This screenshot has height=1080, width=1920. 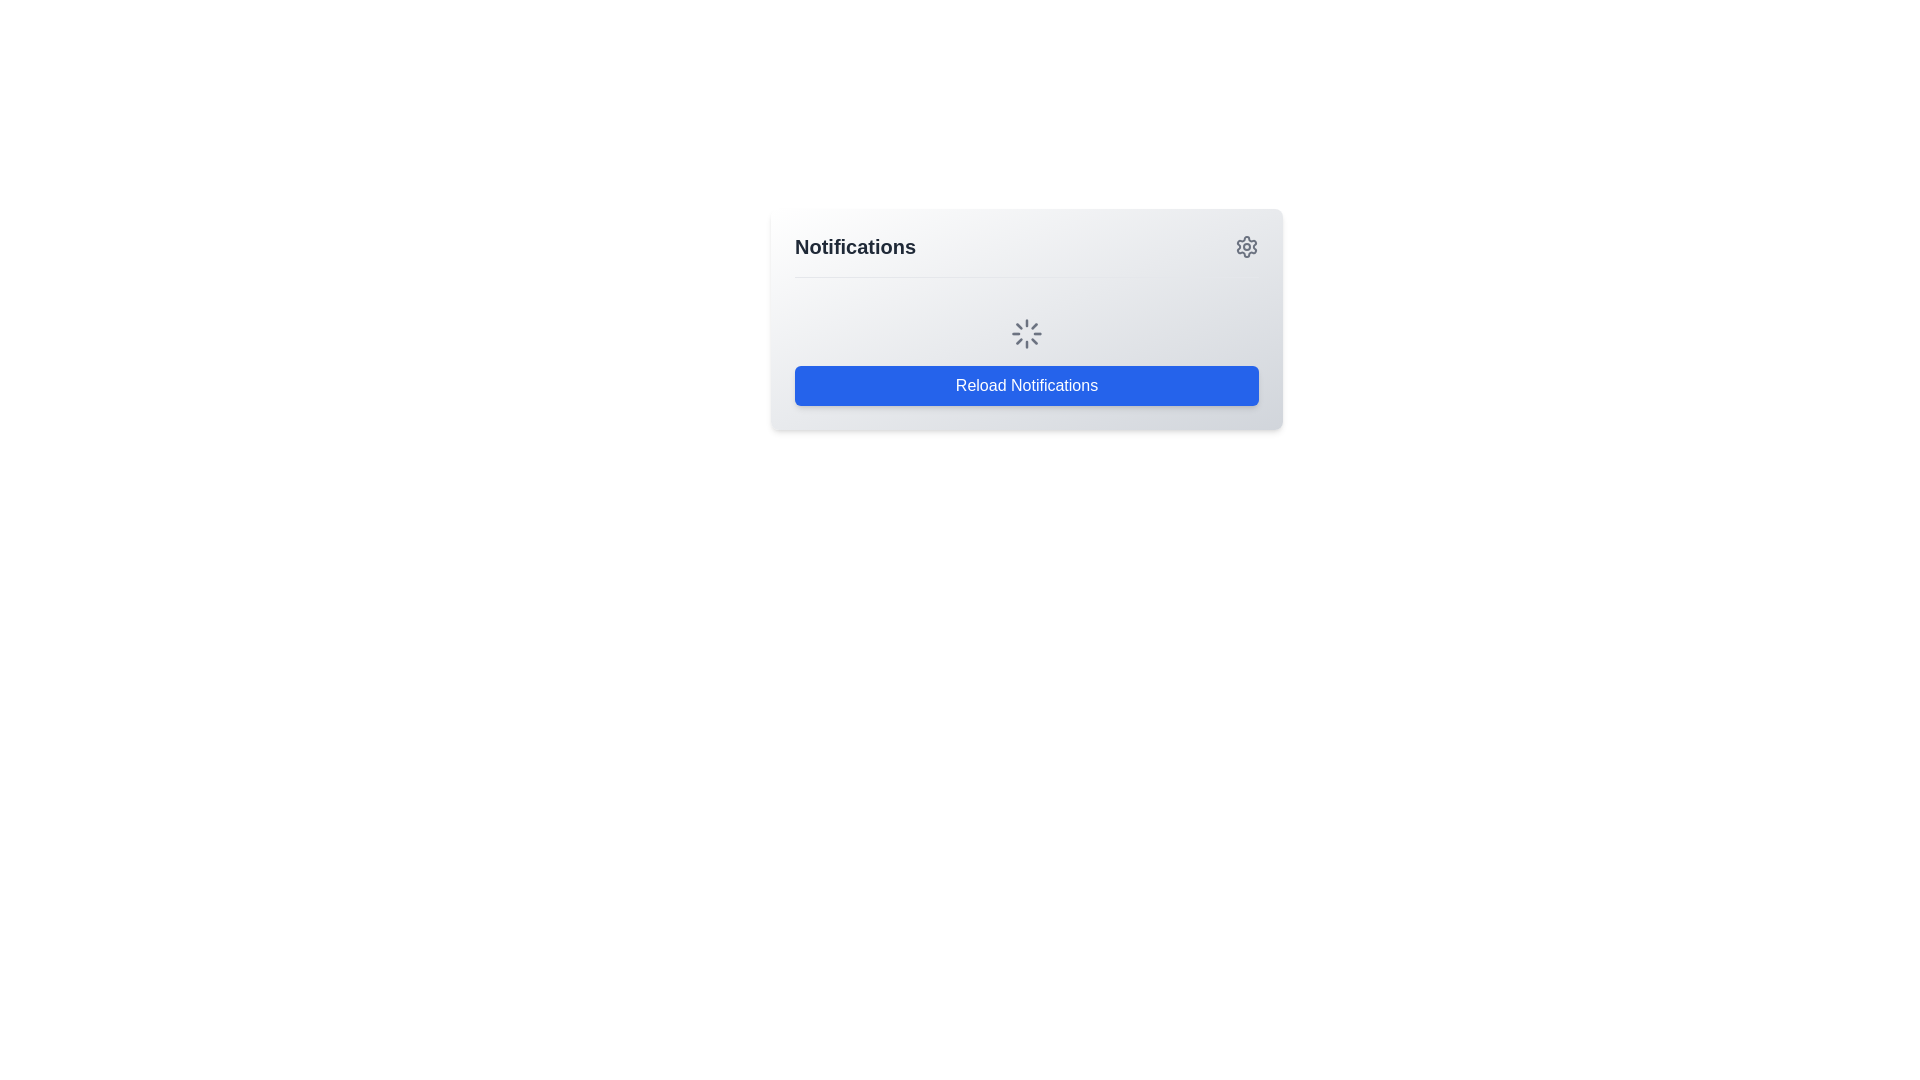 What do you see at coordinates (1027, 385) in the screenshot?
I see `the refresh button located at the bottom of the notification panel` at bounding box center [1027, 385].